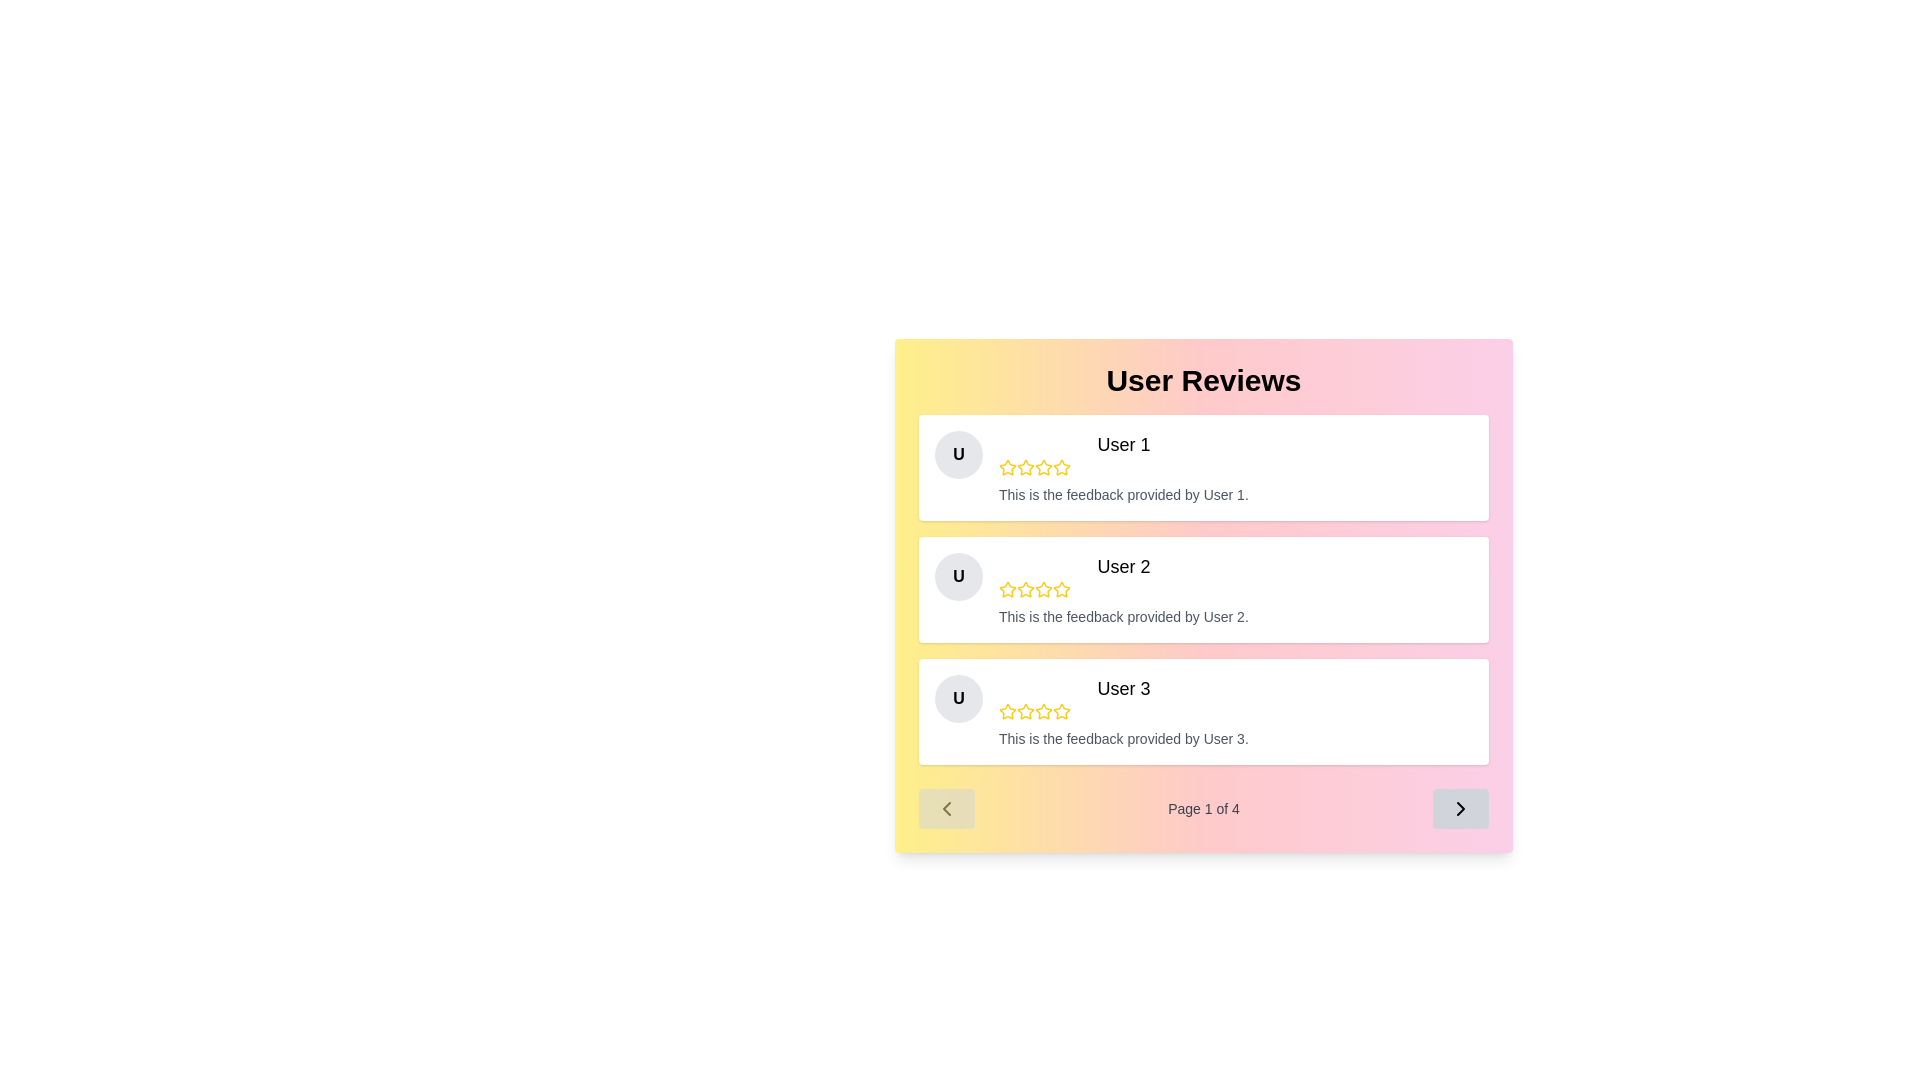  I want to click on the third star icon in the rating system for 'User 1', so click(1060, 467).